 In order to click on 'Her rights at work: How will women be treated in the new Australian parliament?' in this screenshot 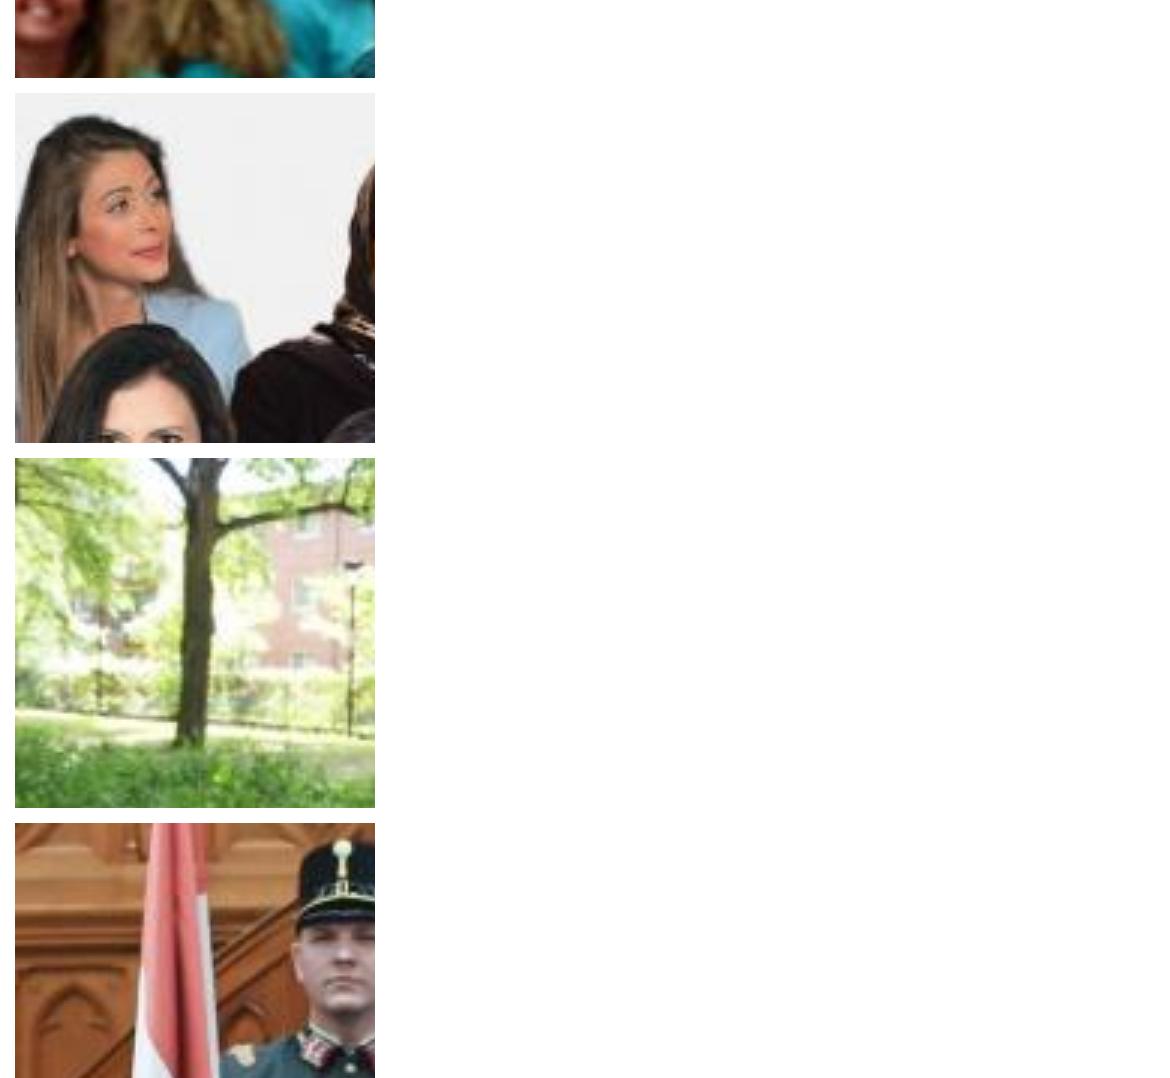, I will do `click(300, 482)`.